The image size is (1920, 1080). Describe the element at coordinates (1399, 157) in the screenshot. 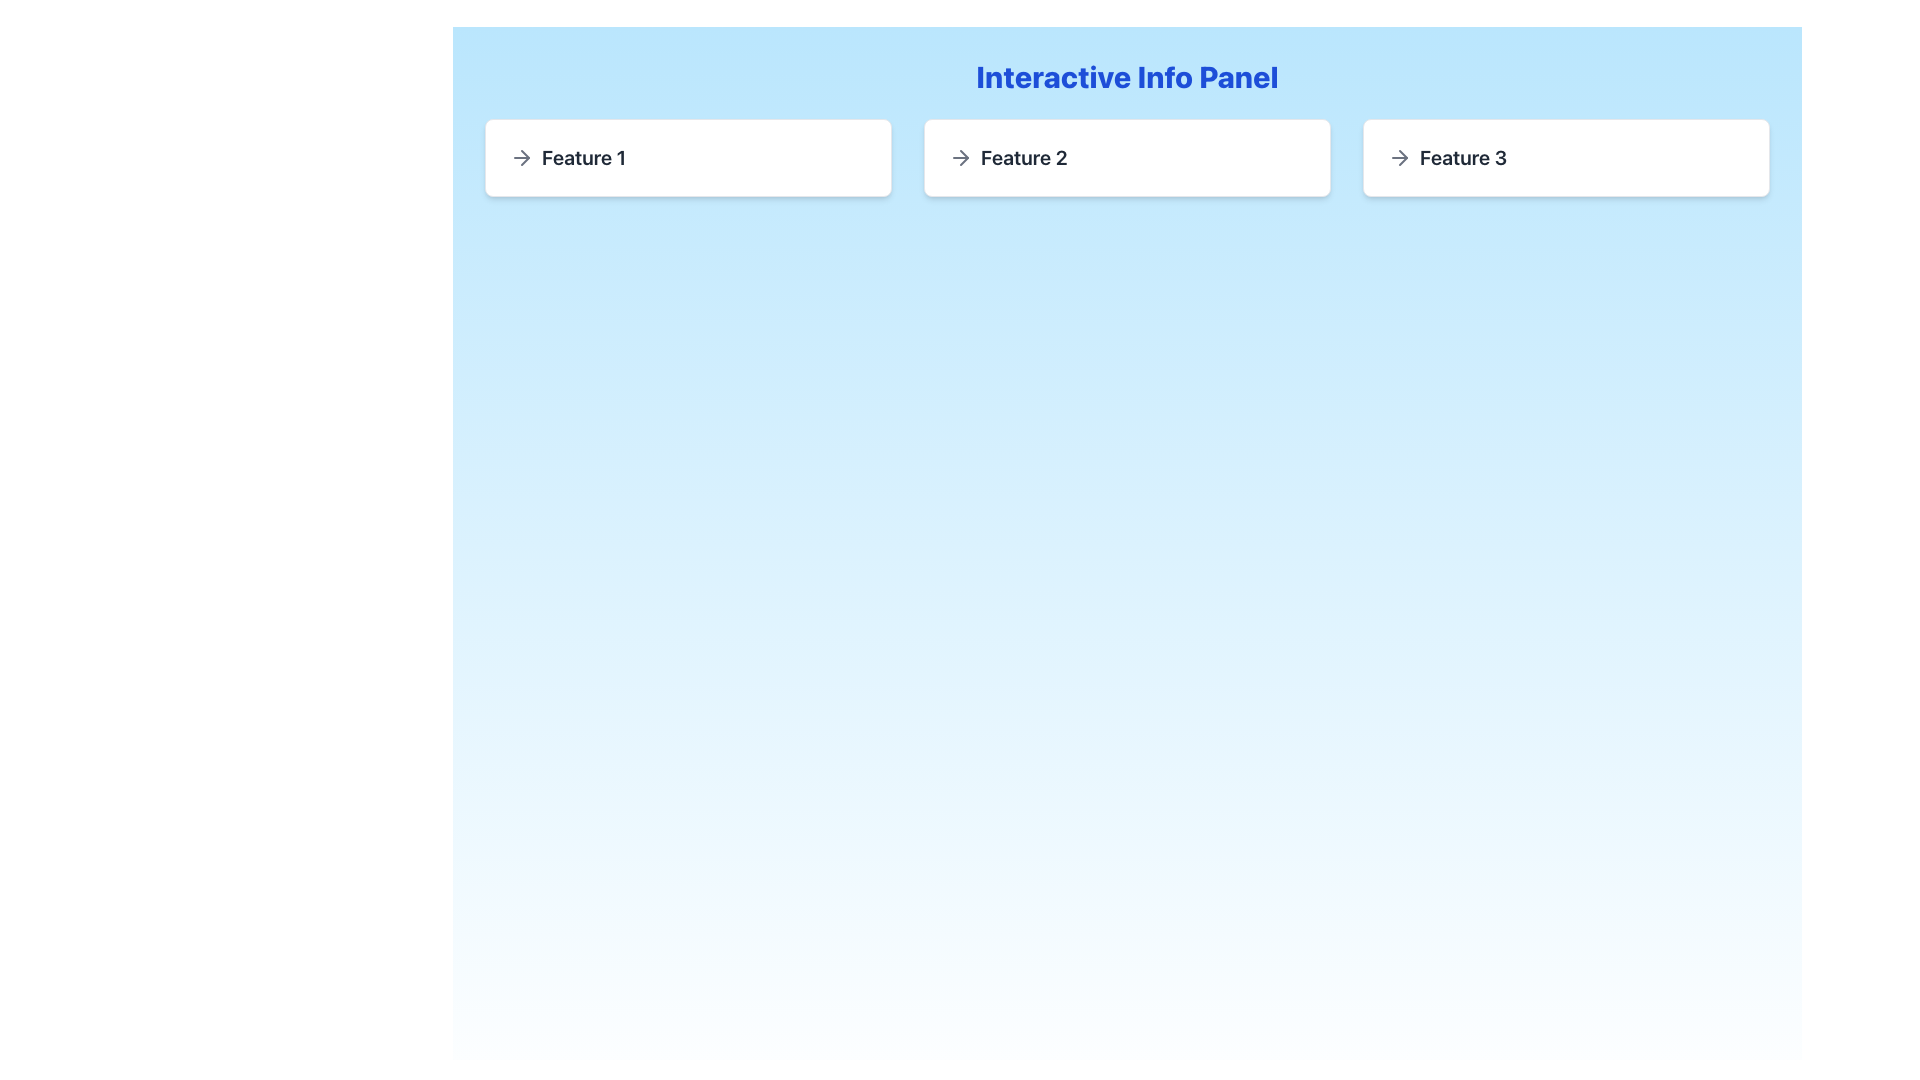

I see `the arrow icon located in the top-right portion of the 'Feature 3' section, which serves as a directional indicator for navigating to additional information` at that location.